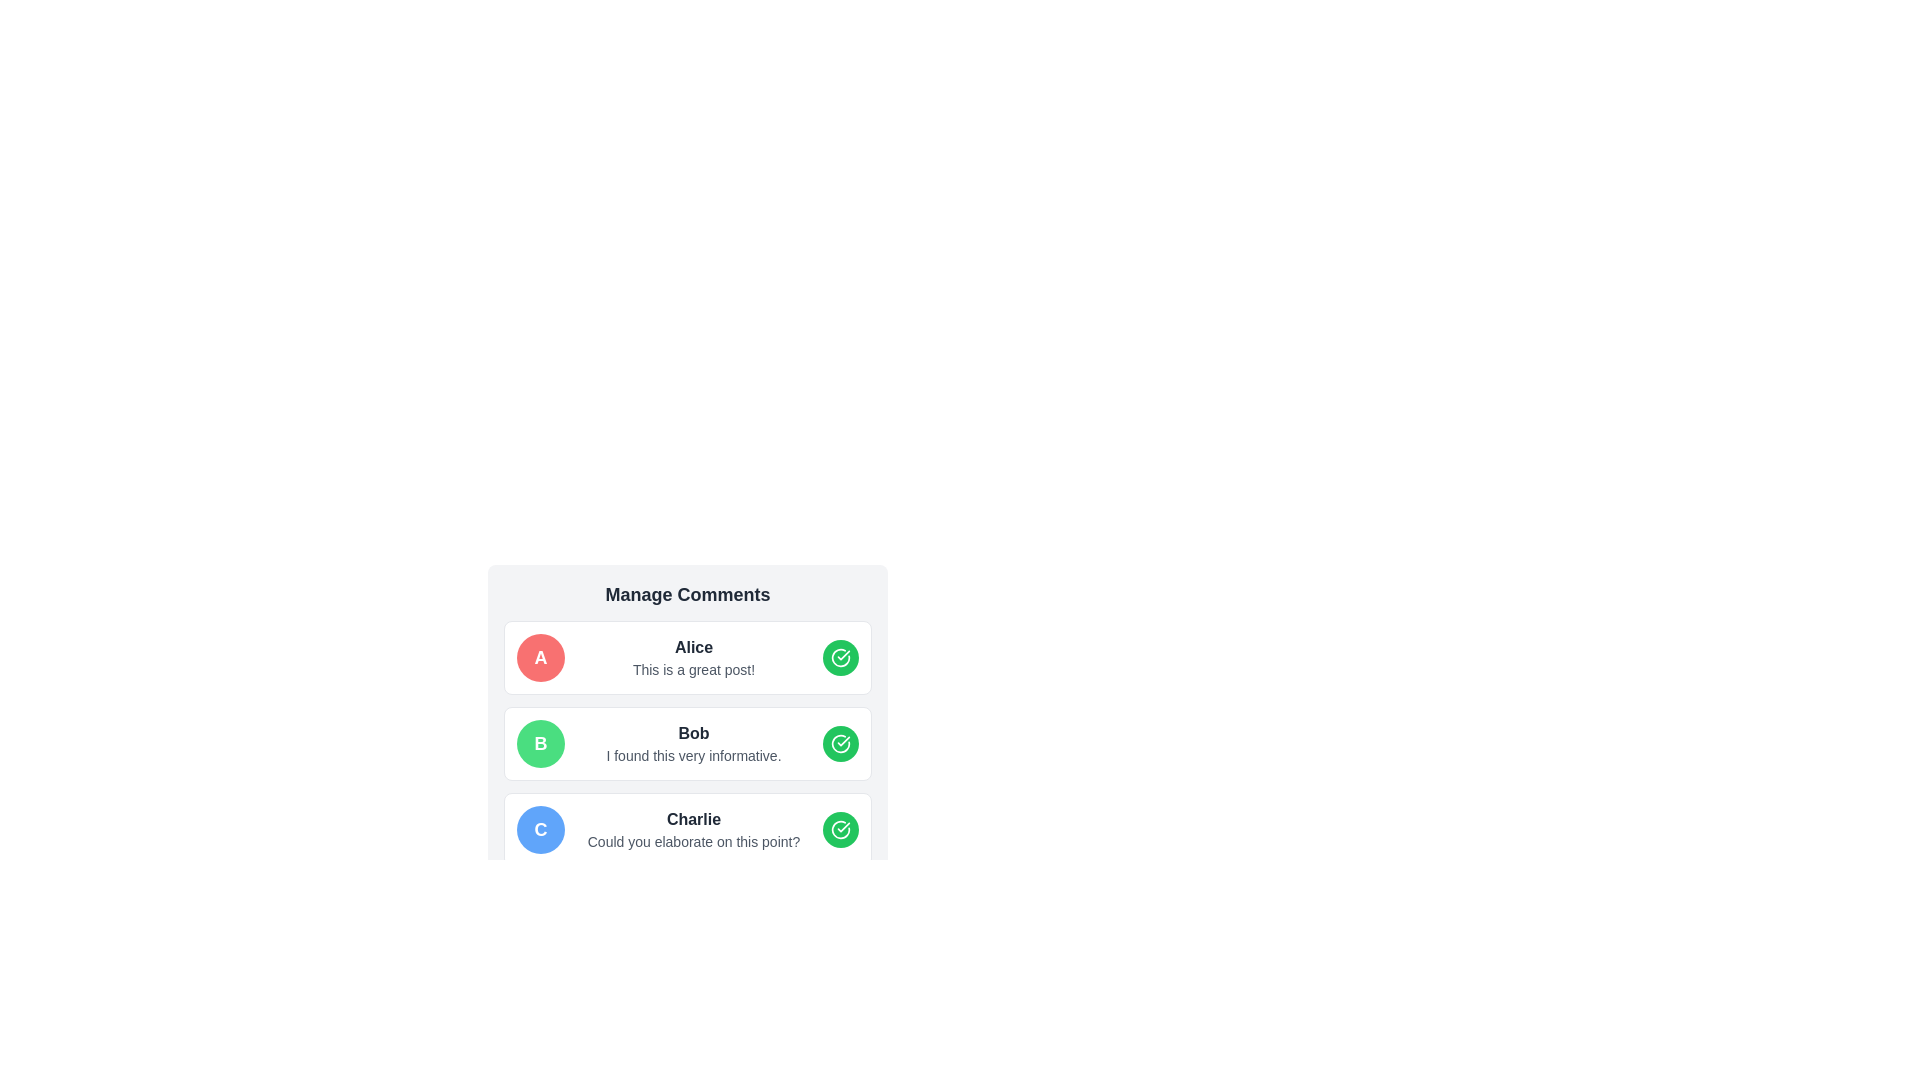 The height and width of the screenshot is (1080, 1920). Describe the element at coordinates (840, 744) in the screenshot. I see `the small circular green button with a white check icon located to the far right of the comment section for 'Bob' in the 'Manage Comments' interface` at that location.